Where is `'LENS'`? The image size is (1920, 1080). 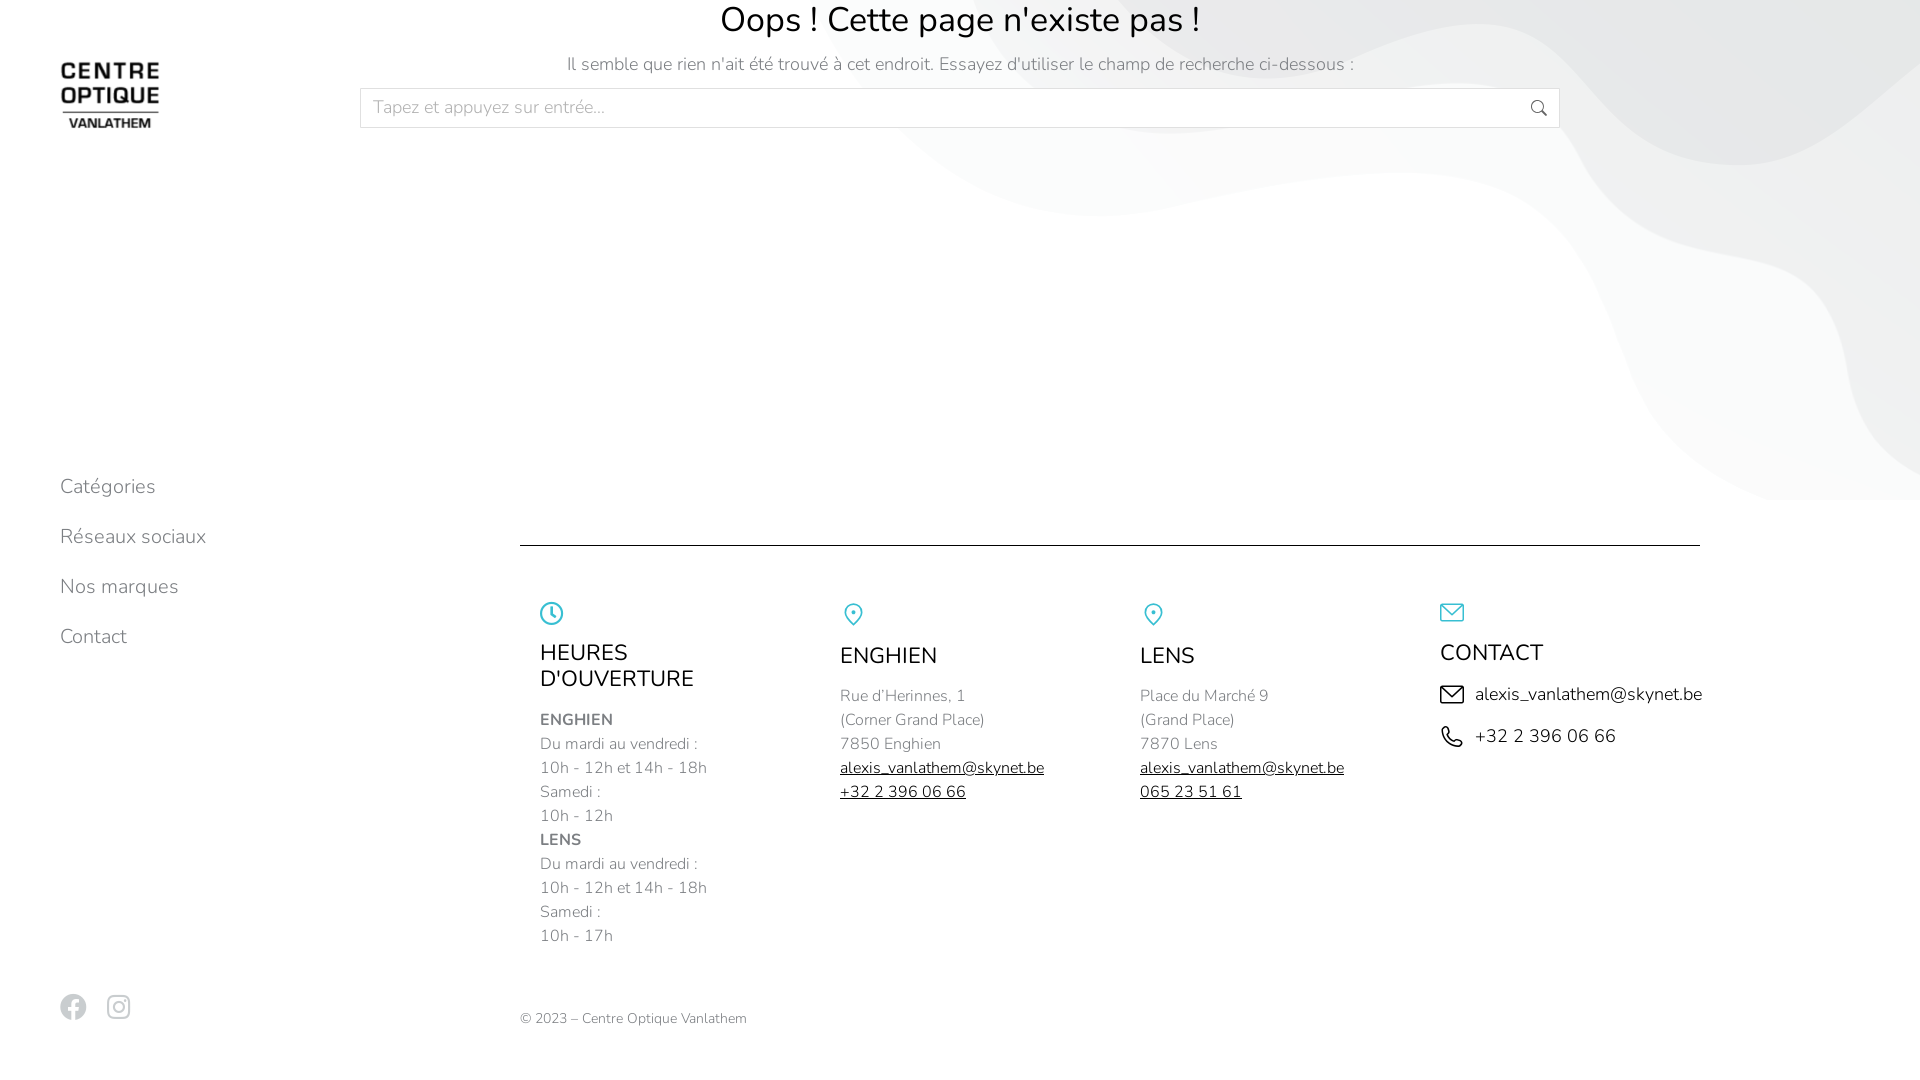 'LENS' is located at coordinates (1167, 655).